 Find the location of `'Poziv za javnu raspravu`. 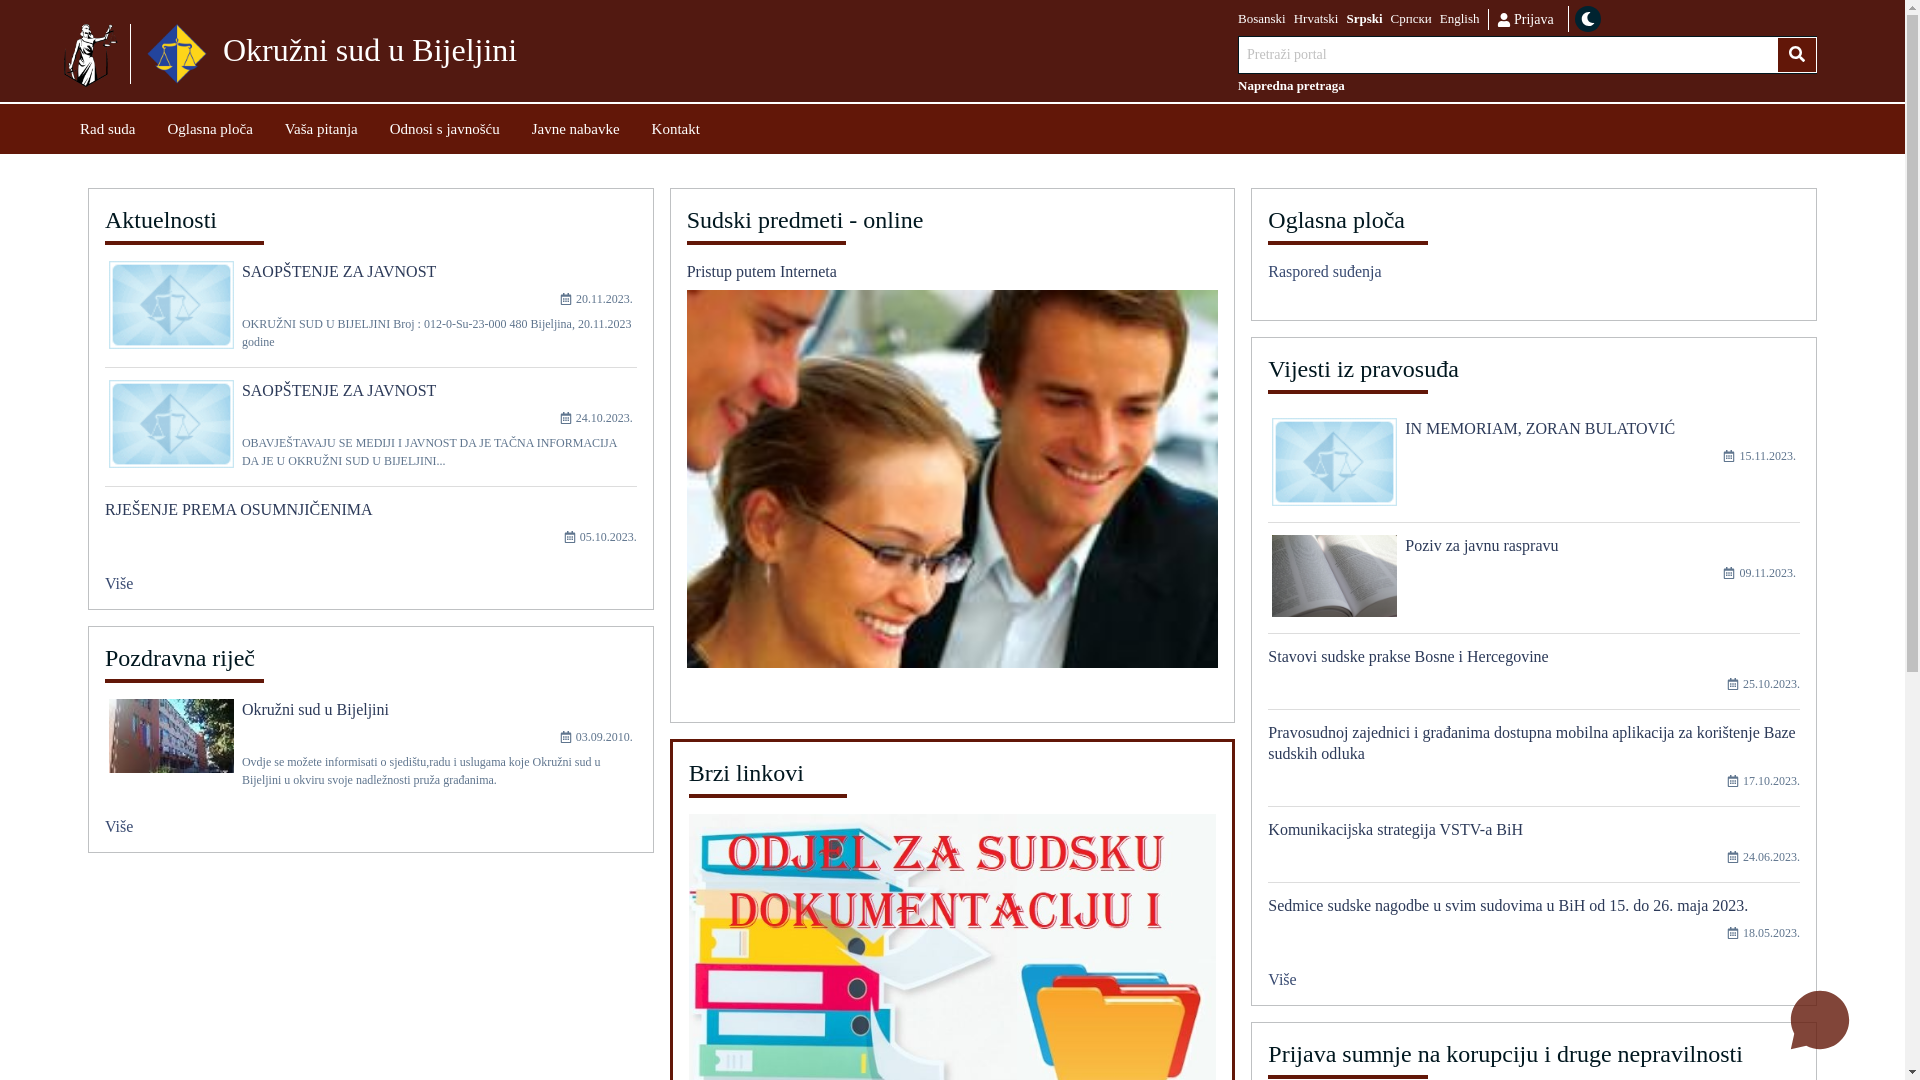

'Poziv za javnu raspravu is located at coordinates (1533, 584).